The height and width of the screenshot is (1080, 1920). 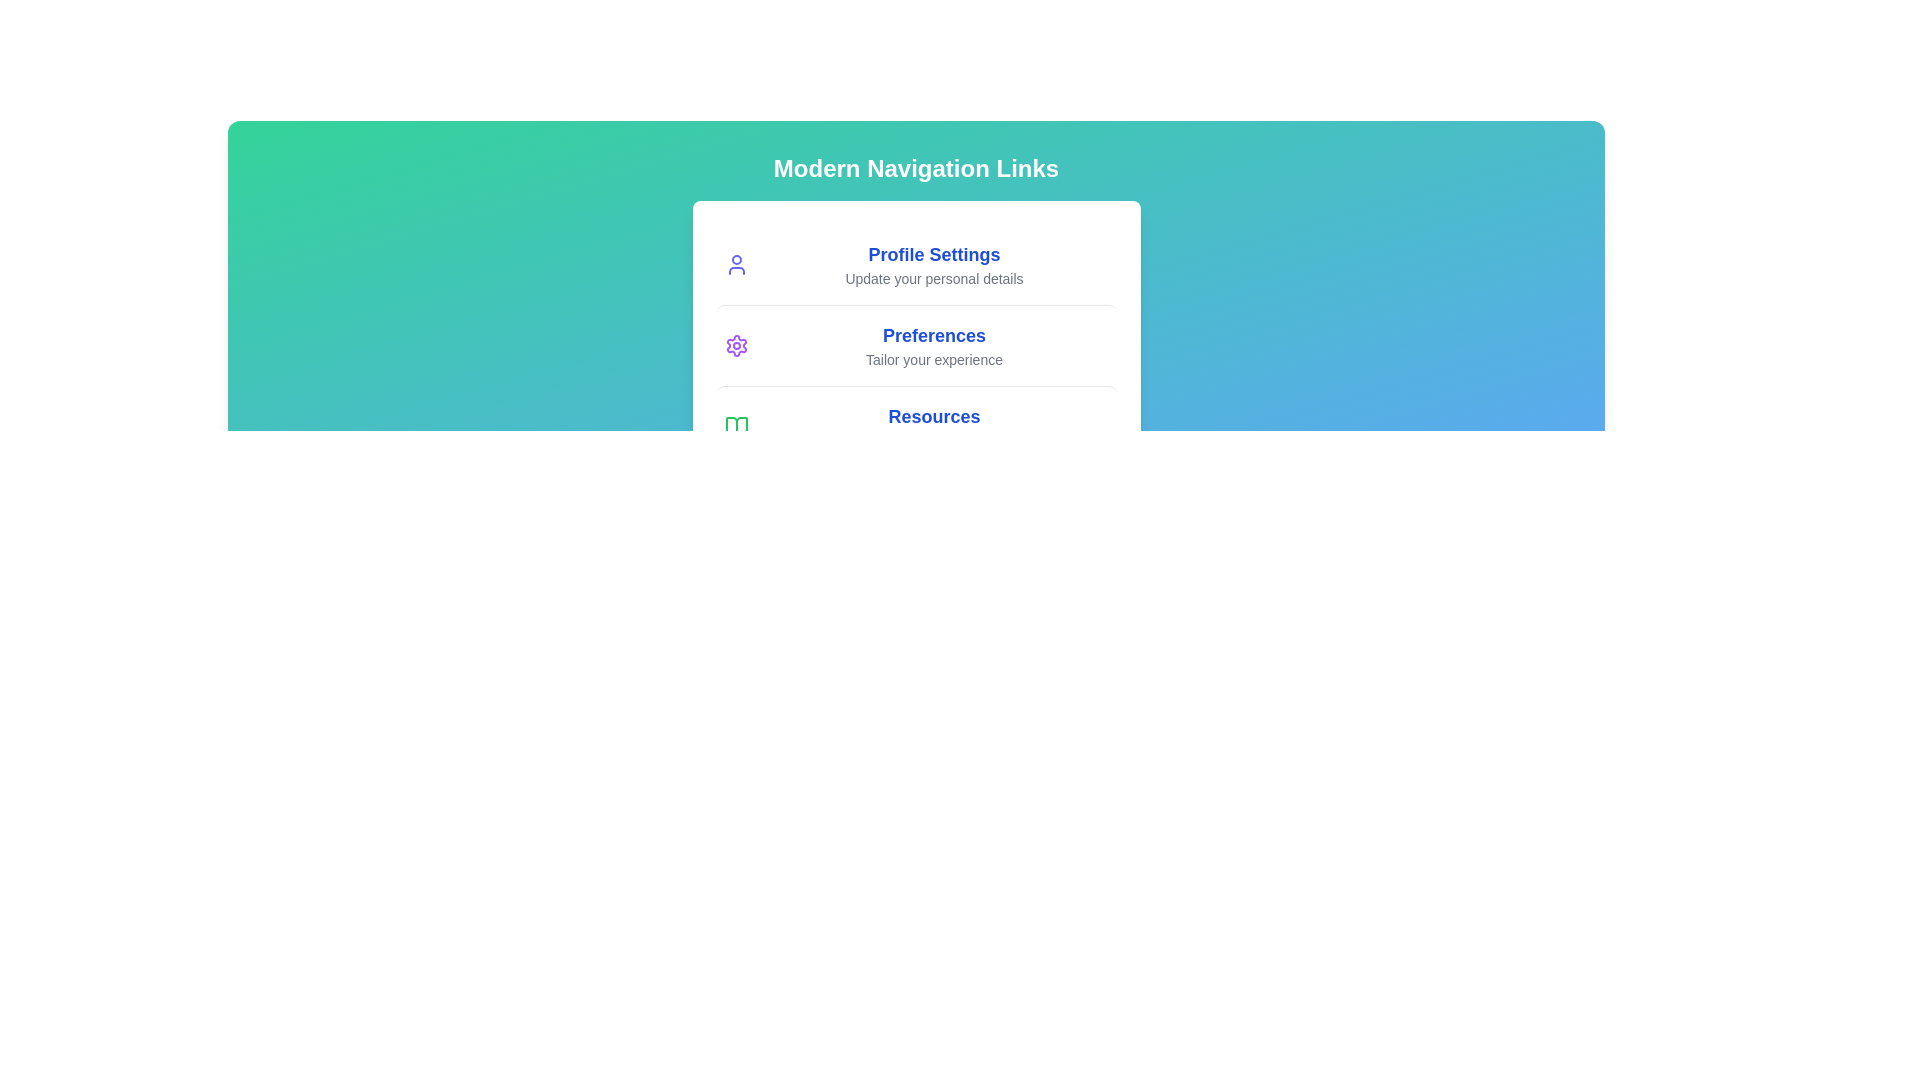 I want to click on the 'Resources' hyperlink, which is part of a composite component featuring a blue hyperlink and a descriptive text below it, so click(x=933, y=426).